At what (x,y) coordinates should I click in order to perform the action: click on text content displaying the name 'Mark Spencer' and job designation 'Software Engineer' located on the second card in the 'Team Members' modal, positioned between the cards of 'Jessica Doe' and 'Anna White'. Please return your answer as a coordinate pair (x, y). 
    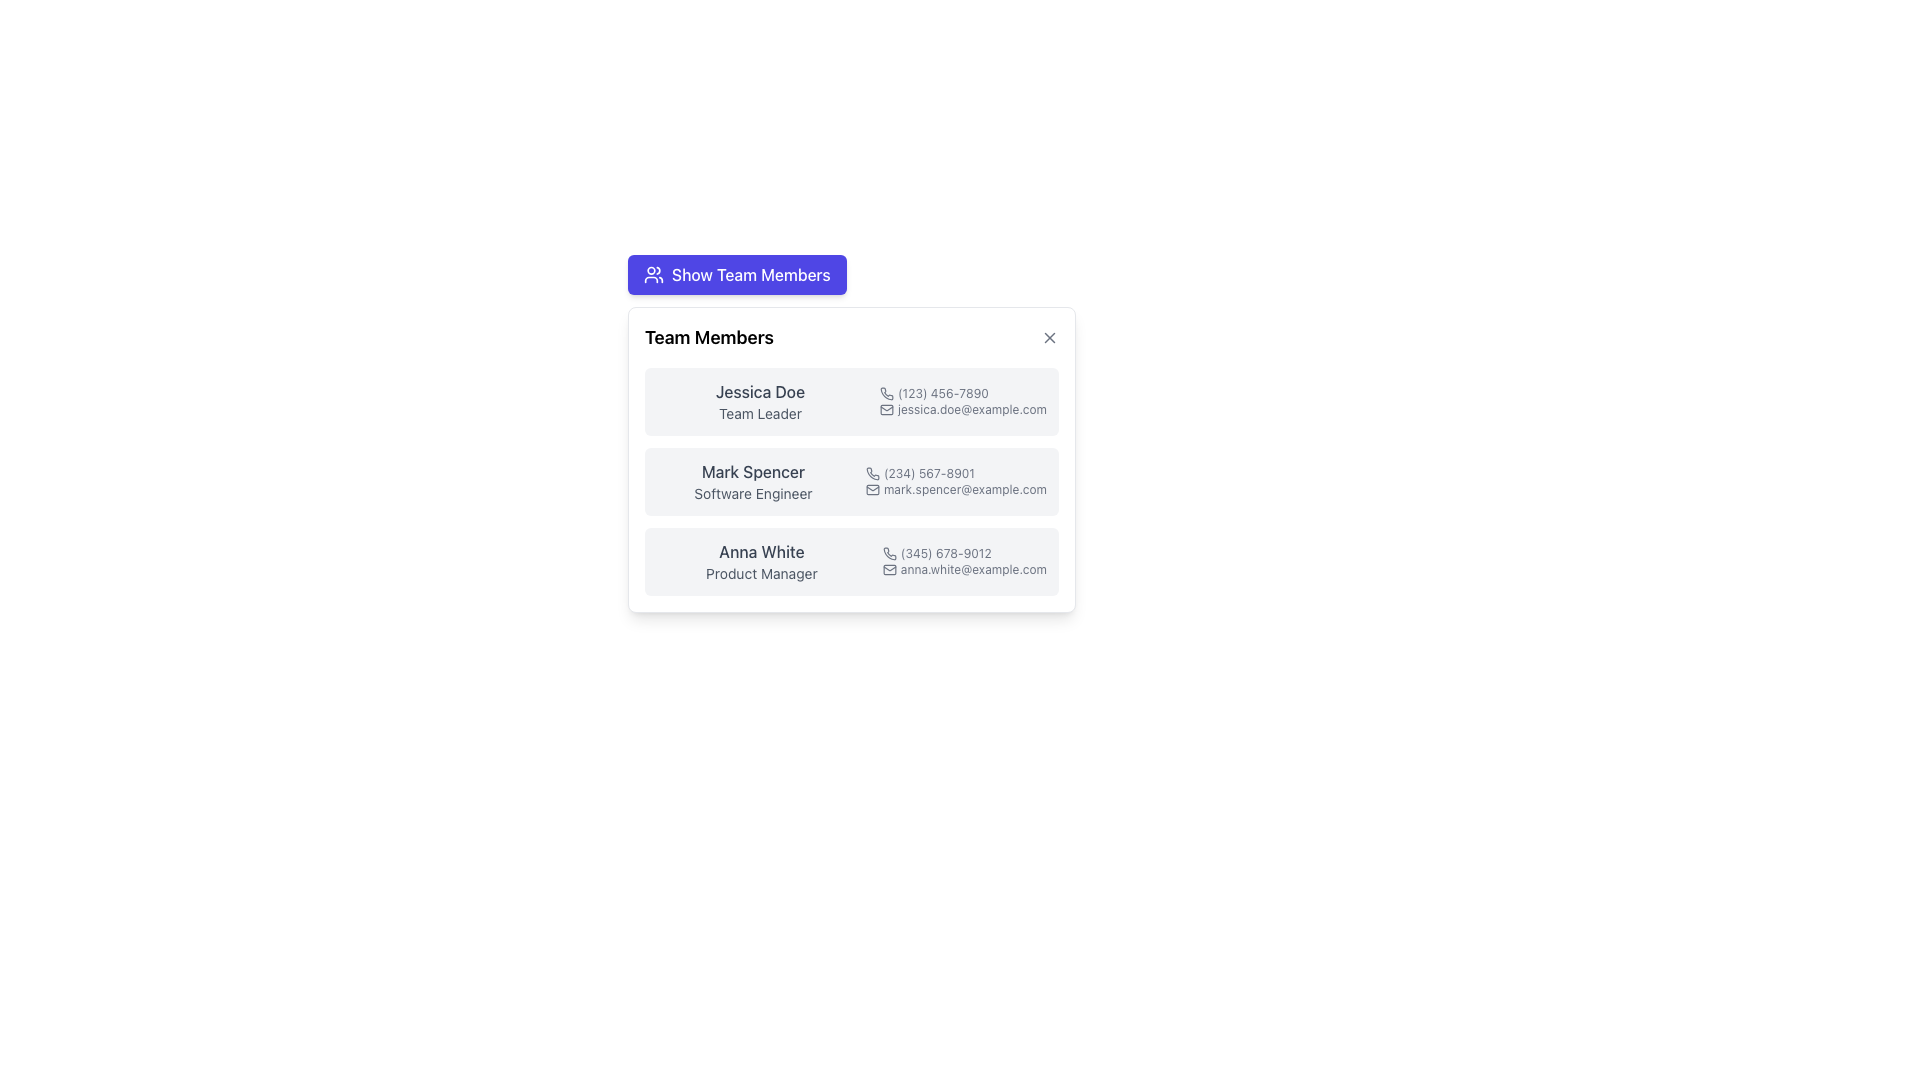
    Looking at the image, I should click on (752, 482).